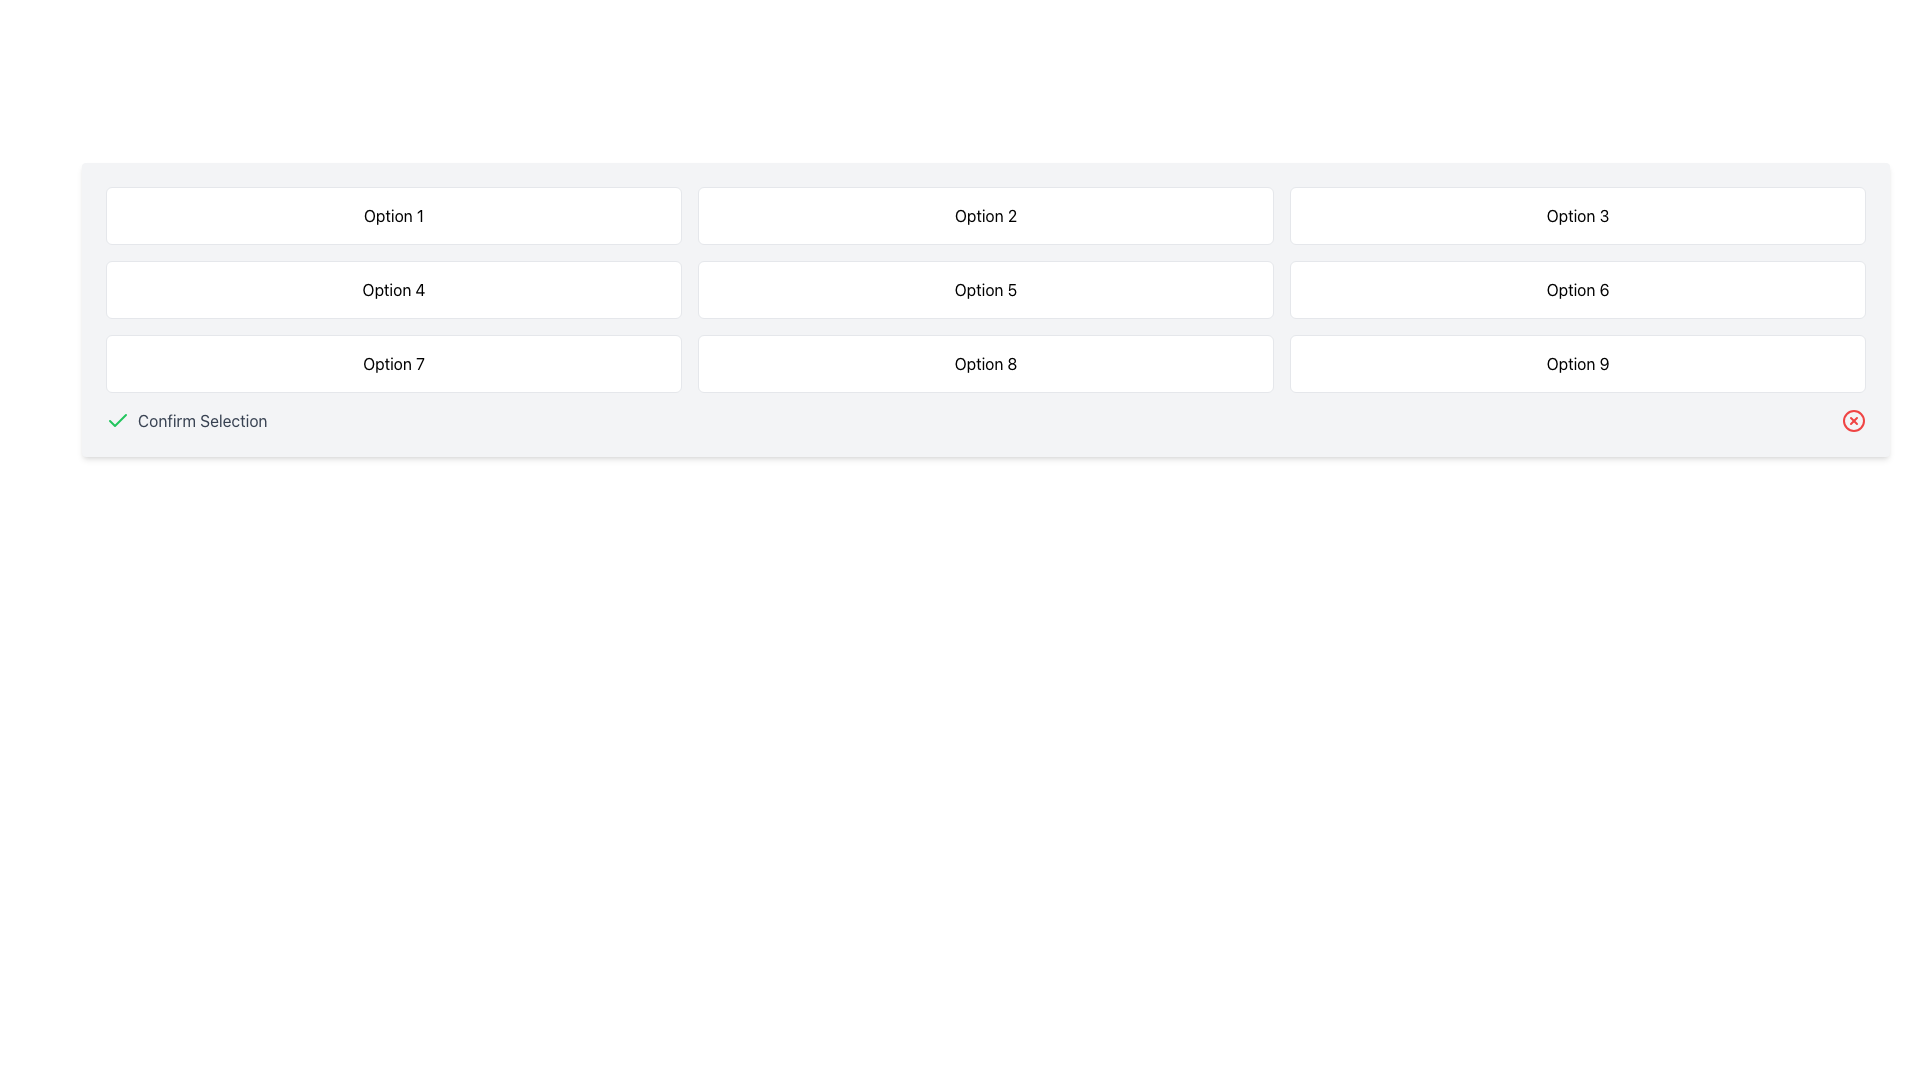  Describe the element at coordinates (393, 216) in the screenshot. I see `the 'Option 1' button, which is a rectangular button with a white background and black text, located in the first column of the first row of a grid layout` at that location.